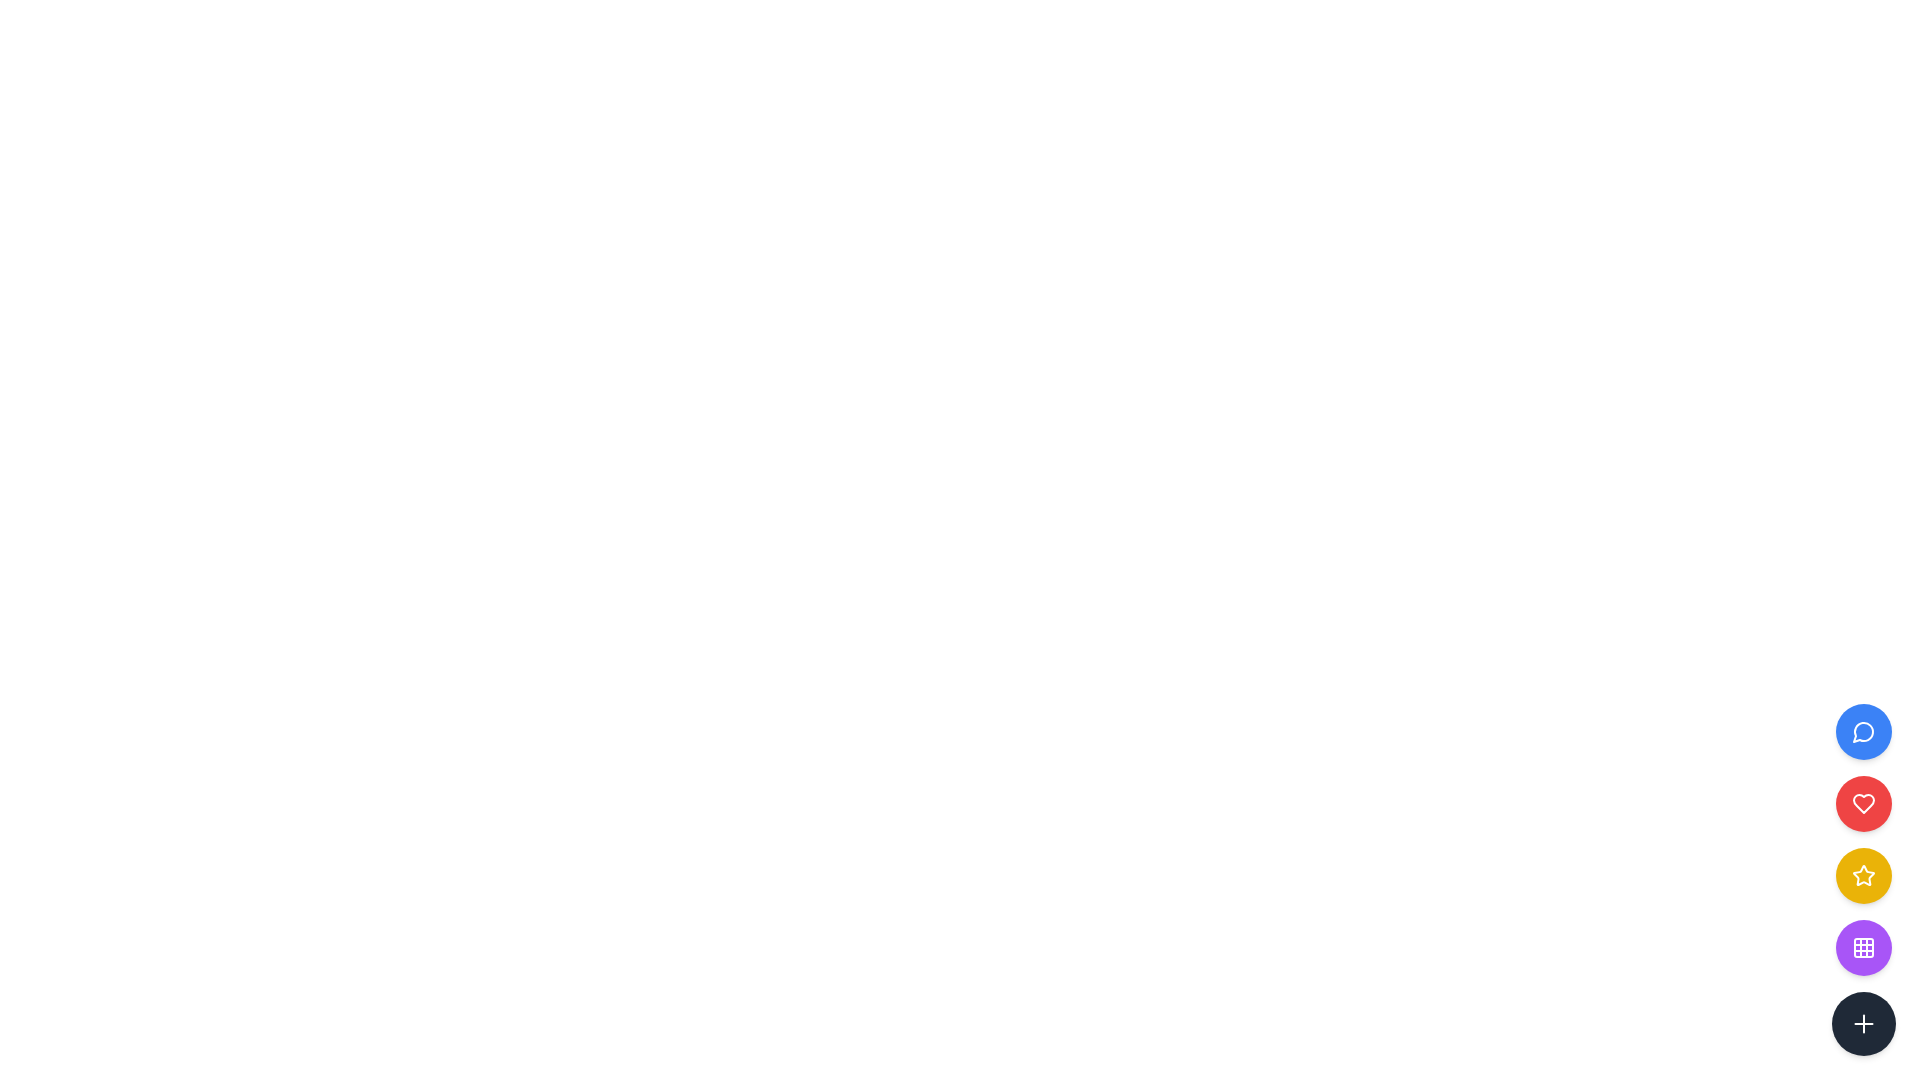 The height and width of the screenshot is (1080, 1920). I want to click on the topmost circular button in the vertical stack of buttons near the right edge of the interface, so click(1862, 732).